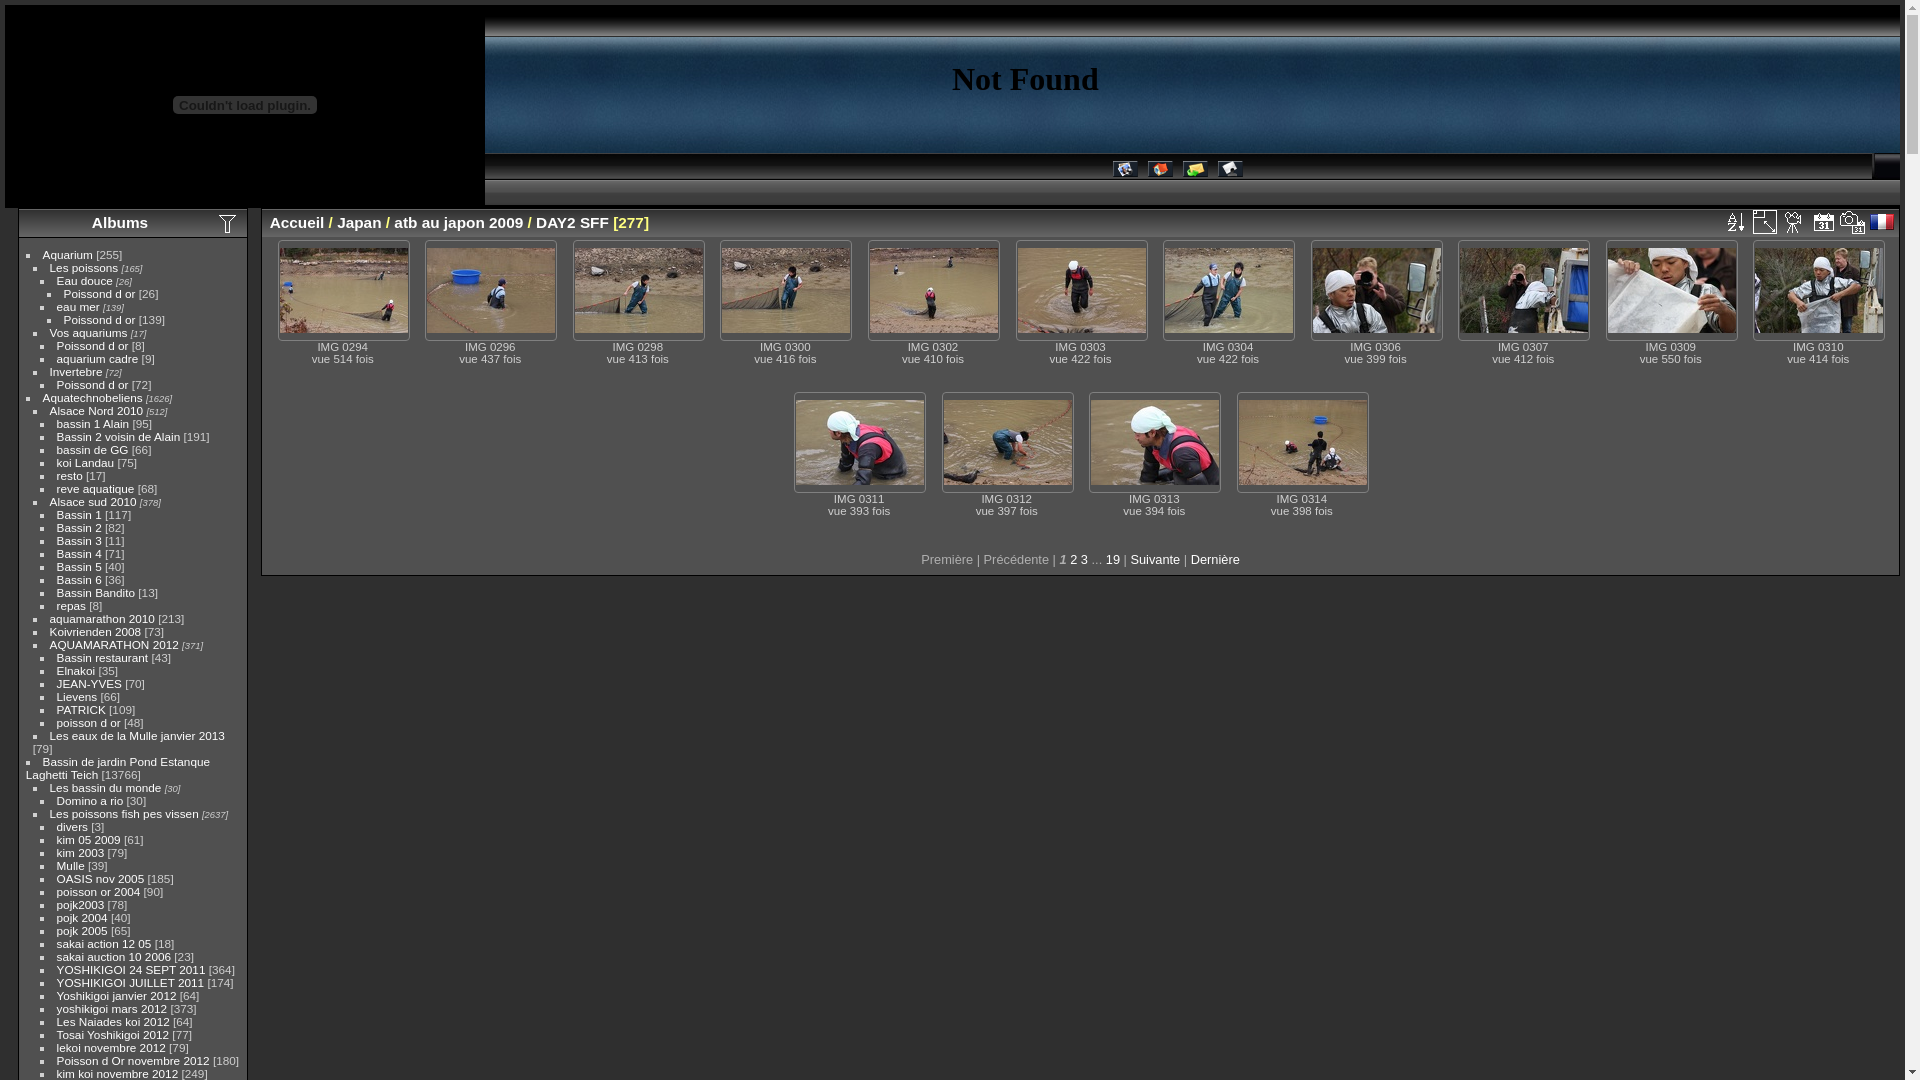 This screenshot has width=1920, height=1080. What do you see at coordinates (111, 1008) in the screenshot?
I see `'yoshikigoi mars 2012'` at bounding box center [111, 1008].